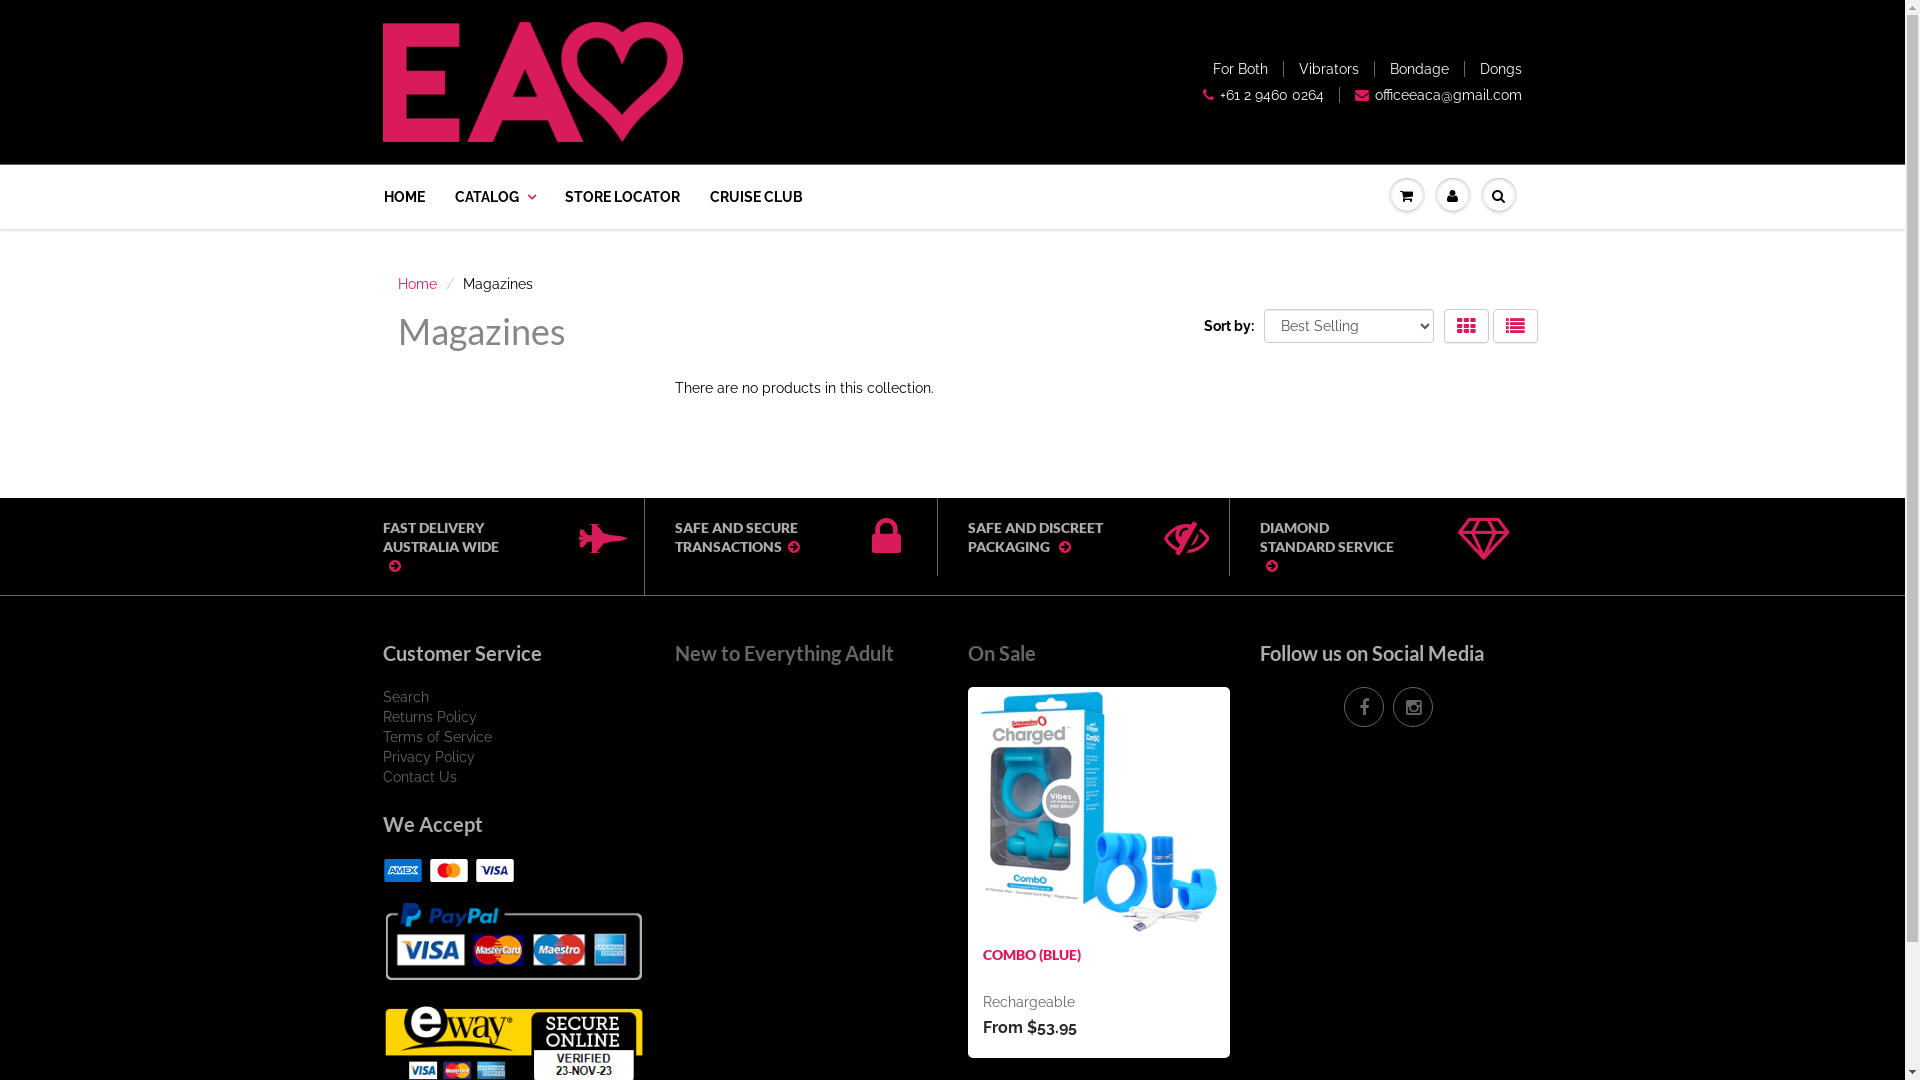 This screenshot has height=1080, width=1920. What do you see at coordinates (968, 652) in the screenshot?
I see `'On Sale'` at bounding box center [968, 652].